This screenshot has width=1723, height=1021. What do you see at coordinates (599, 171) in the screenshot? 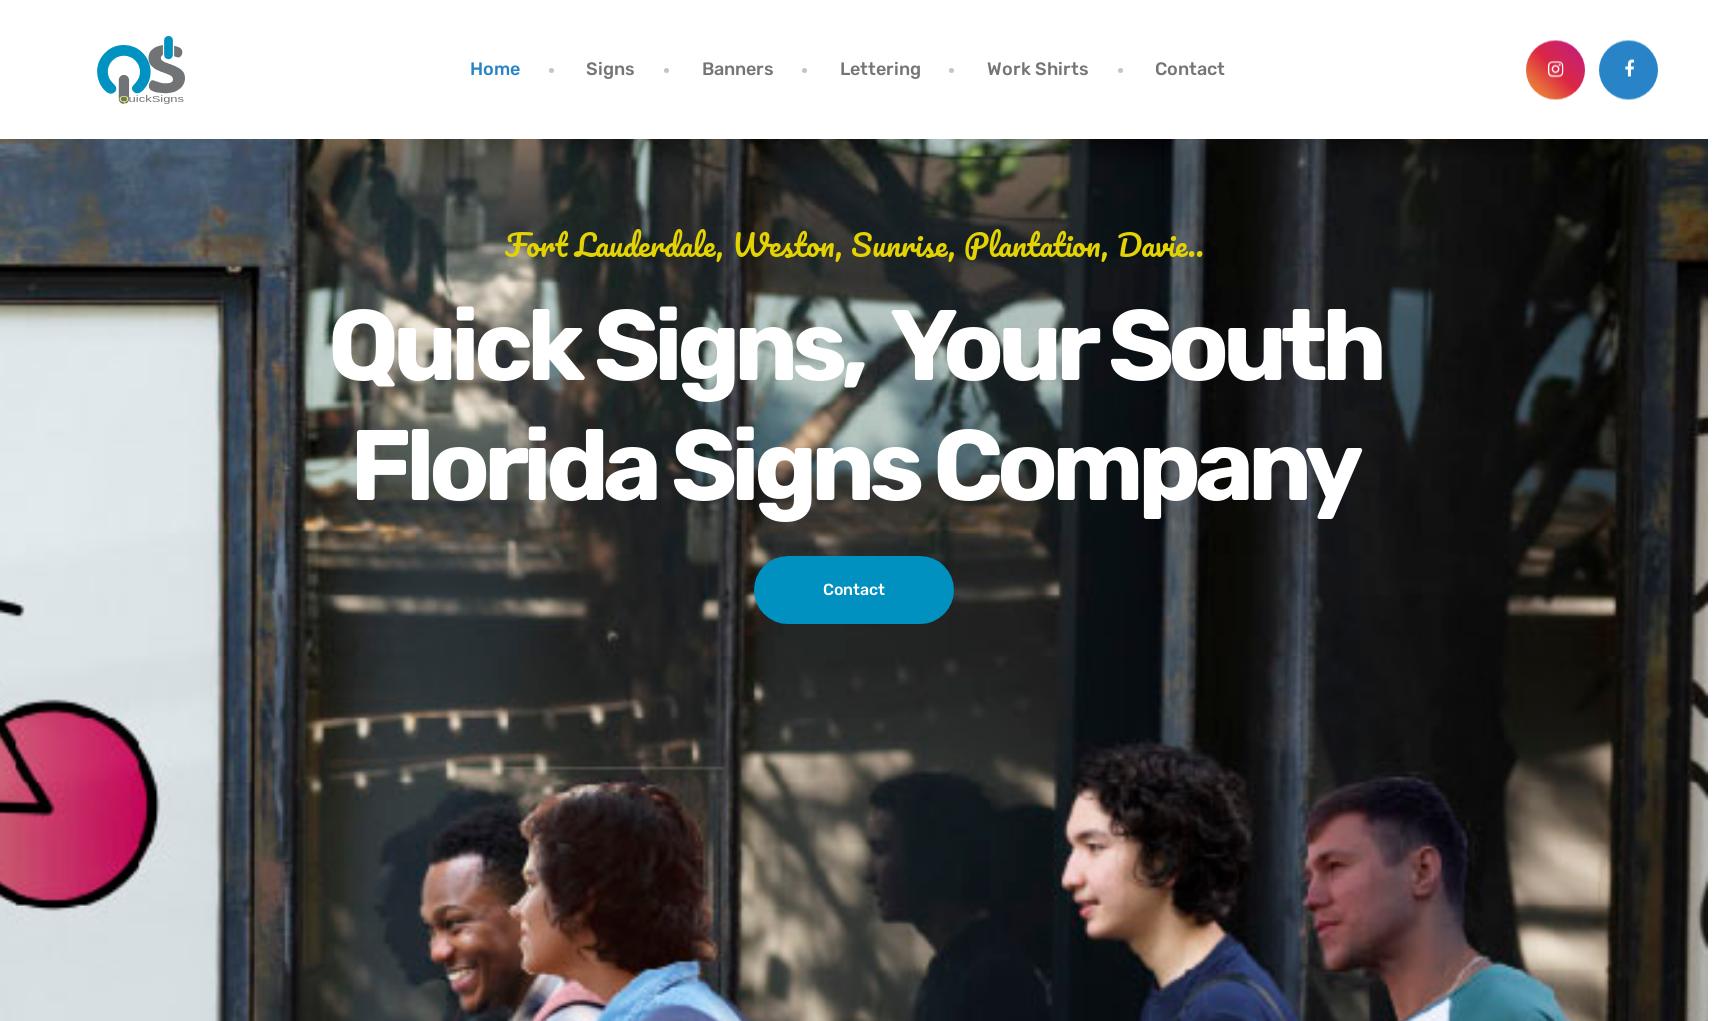
I see `'Yard Signs'` at bounding box center [599, 171].